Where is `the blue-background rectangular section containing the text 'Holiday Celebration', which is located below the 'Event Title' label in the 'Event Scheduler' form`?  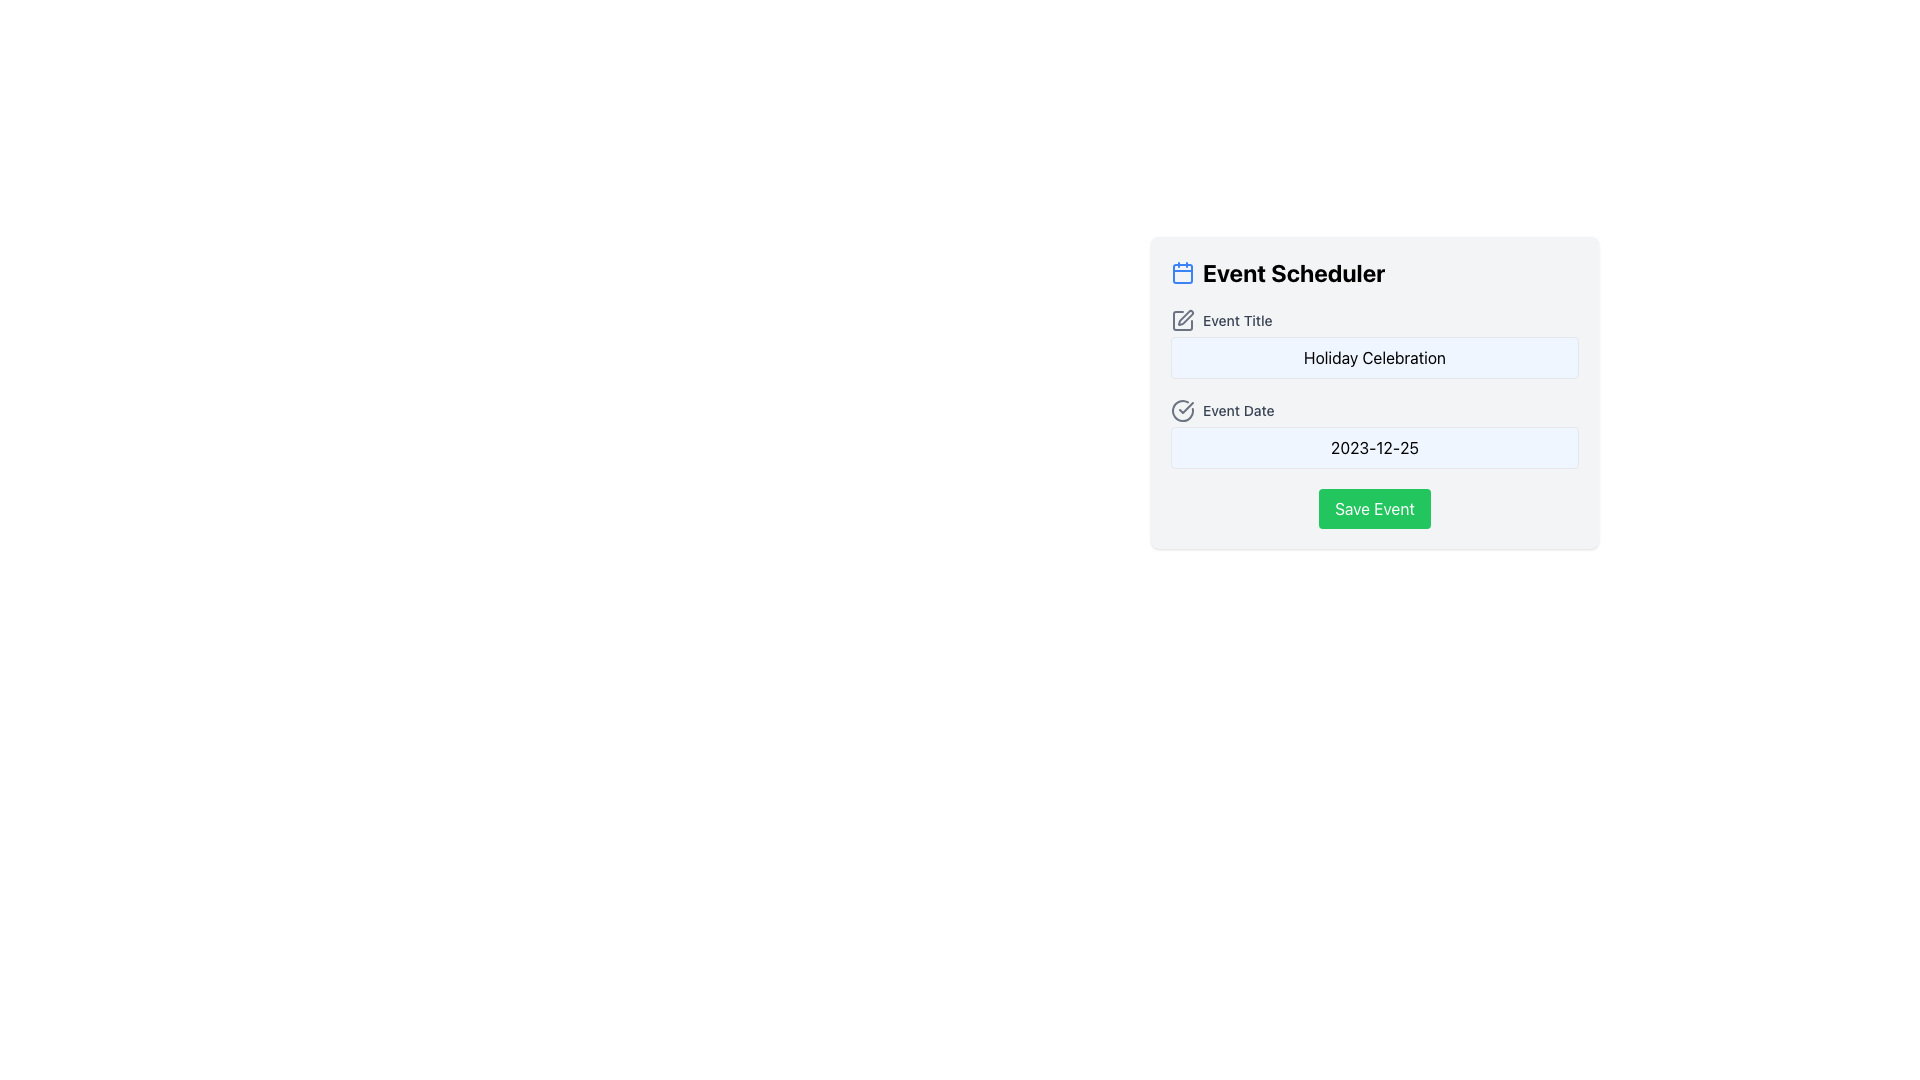 the blue-background rectangular section containing the text 'Holiday Celebration', which is located below the 'Event Title' label in the 'Event Scheduler' form is located at coordinates (1373, 357).